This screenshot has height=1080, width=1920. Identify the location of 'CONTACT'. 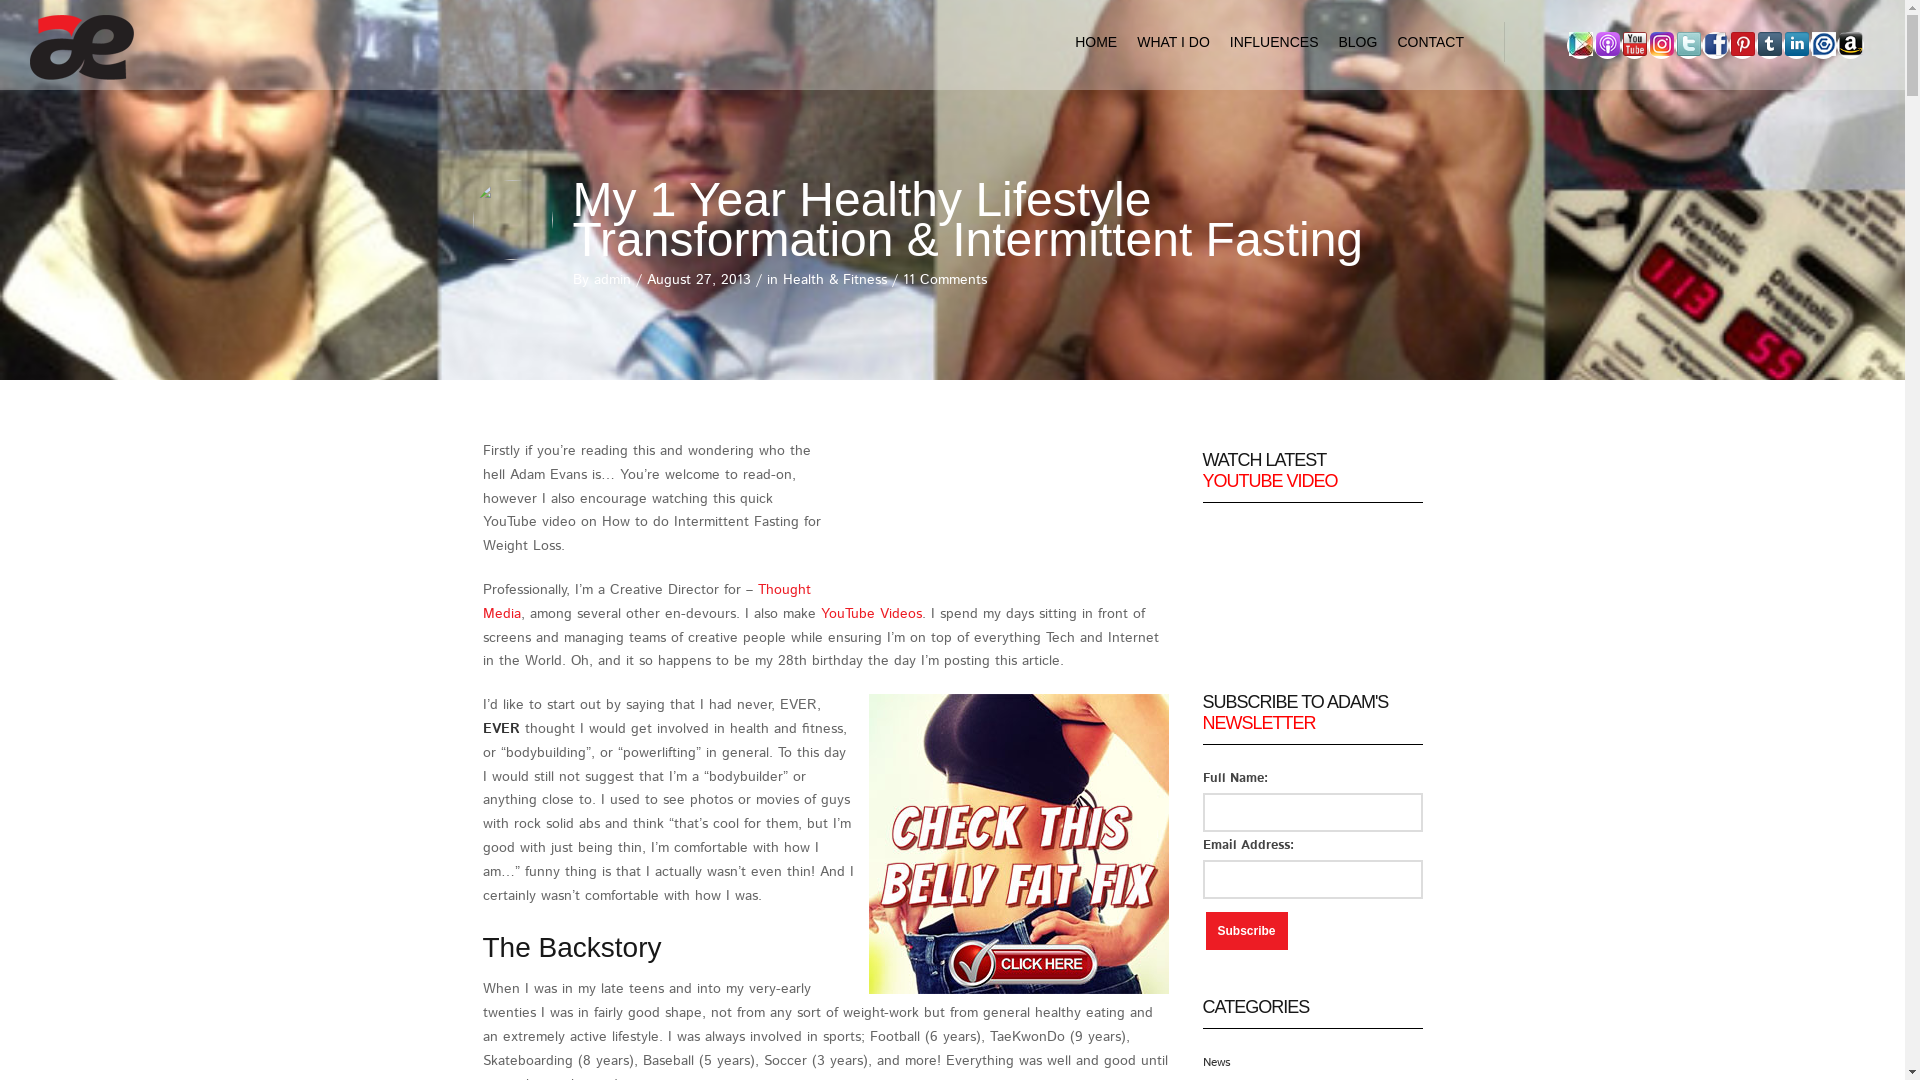
(1429, 42).